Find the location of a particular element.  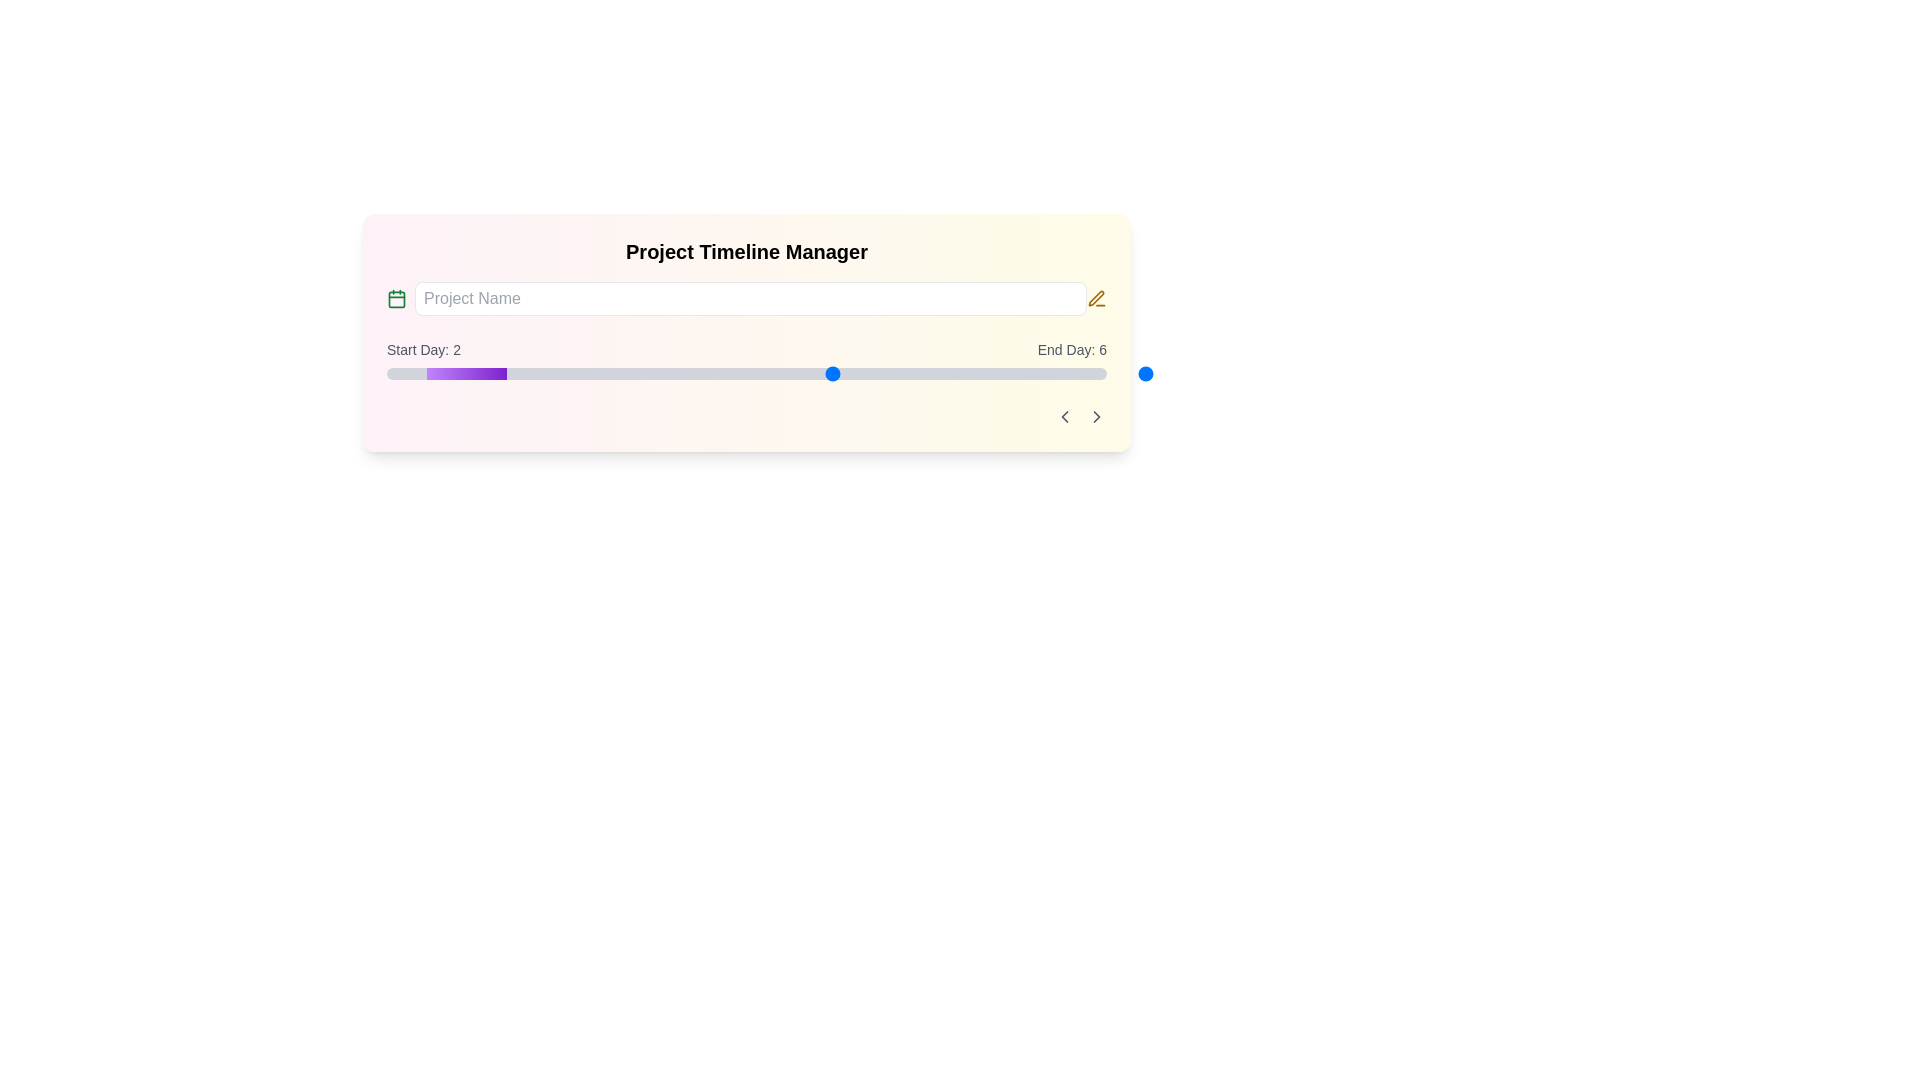

the main body of the calendar icon located at the center of the SVG element, which is surrounded by decorative lines and dividers is located at coordinates (397, 299).